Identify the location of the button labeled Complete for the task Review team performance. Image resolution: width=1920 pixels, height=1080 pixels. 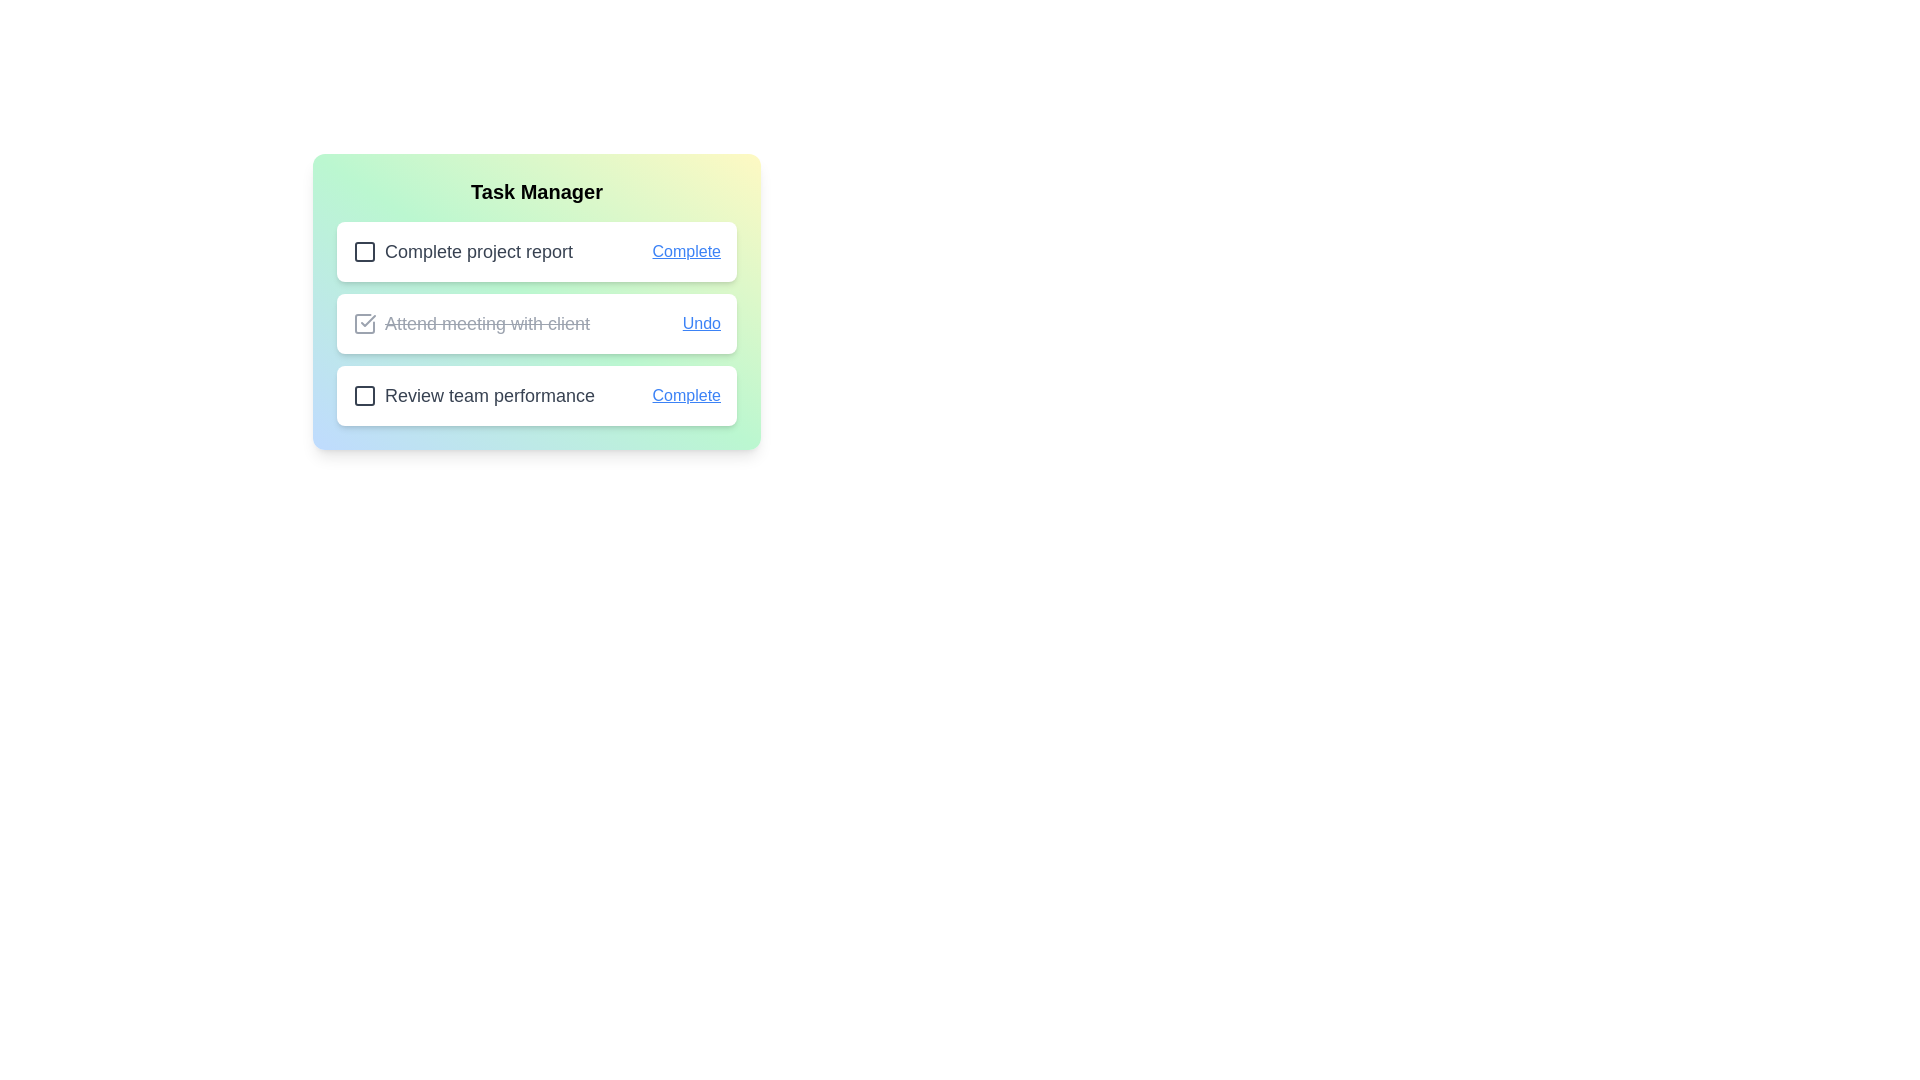
(686, 396).